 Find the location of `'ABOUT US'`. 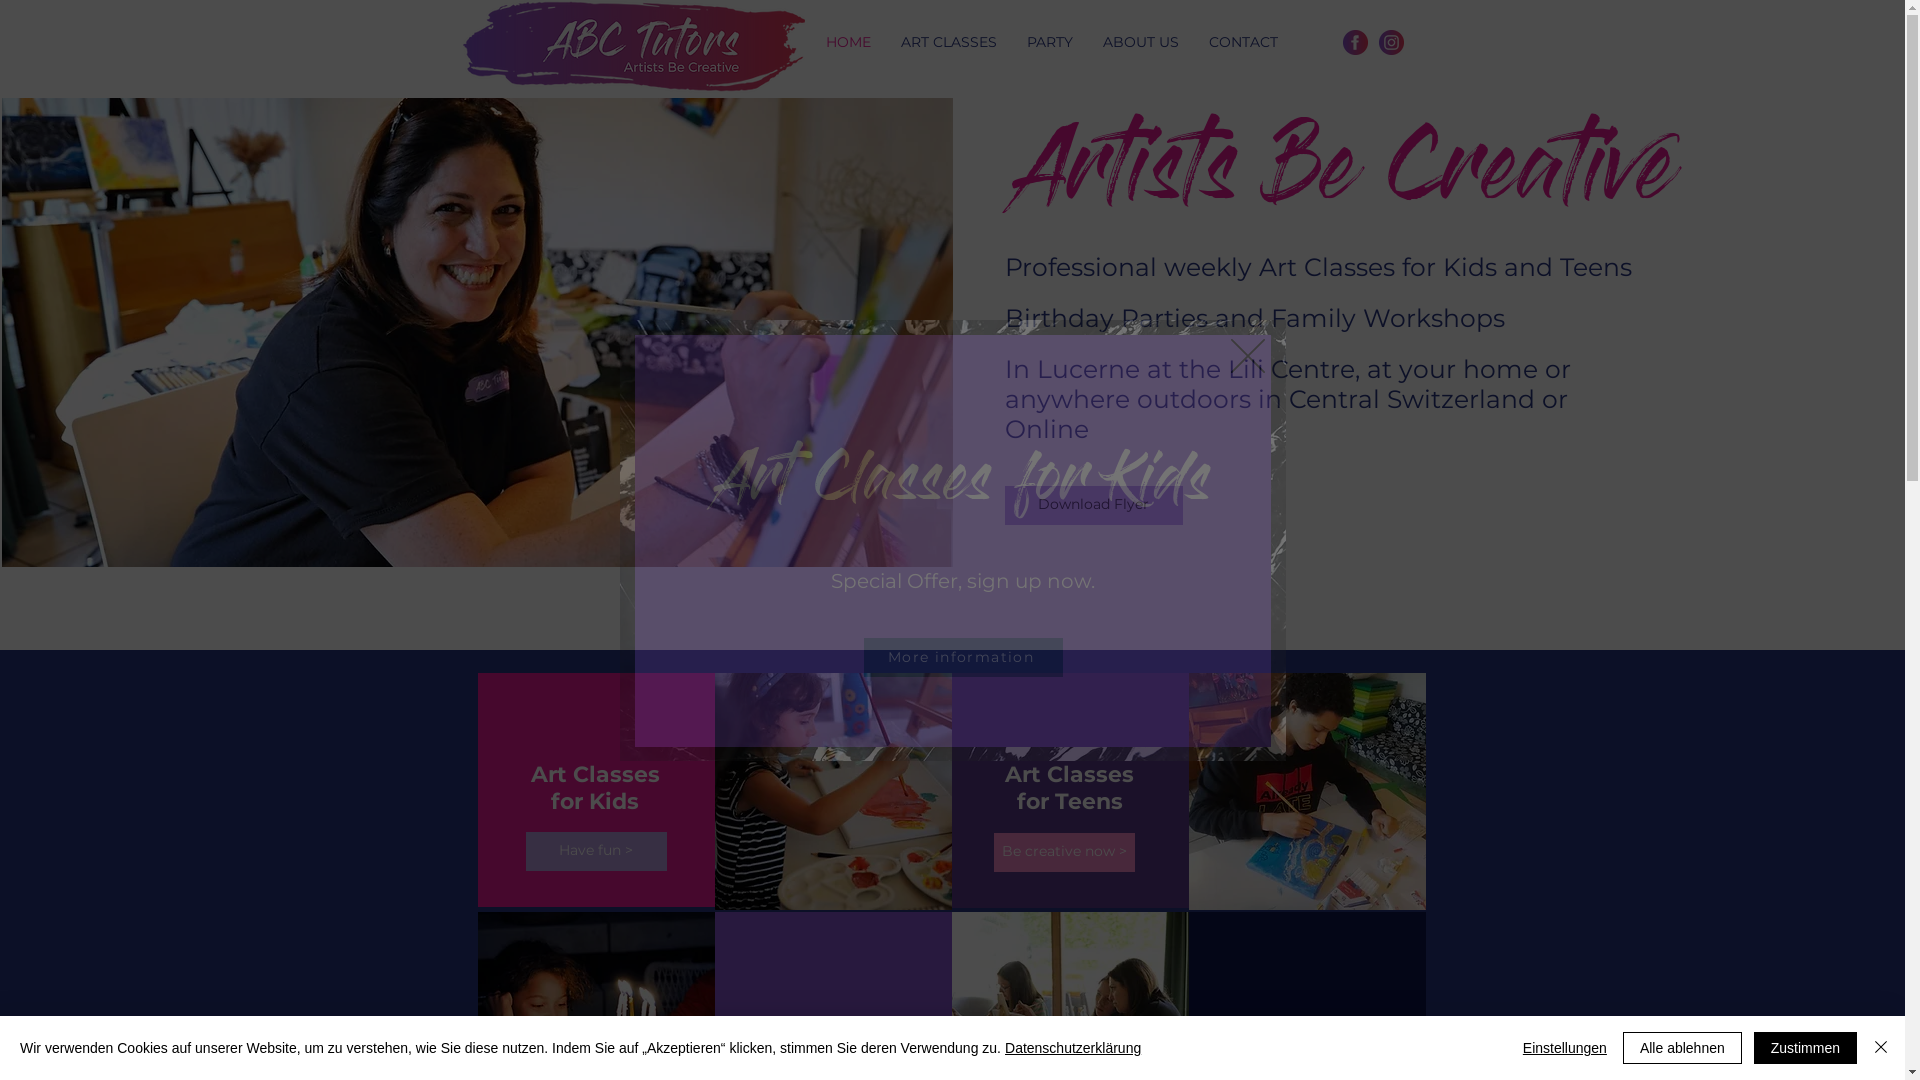

'ABOUT US' is located at coordinates (1141, 42).